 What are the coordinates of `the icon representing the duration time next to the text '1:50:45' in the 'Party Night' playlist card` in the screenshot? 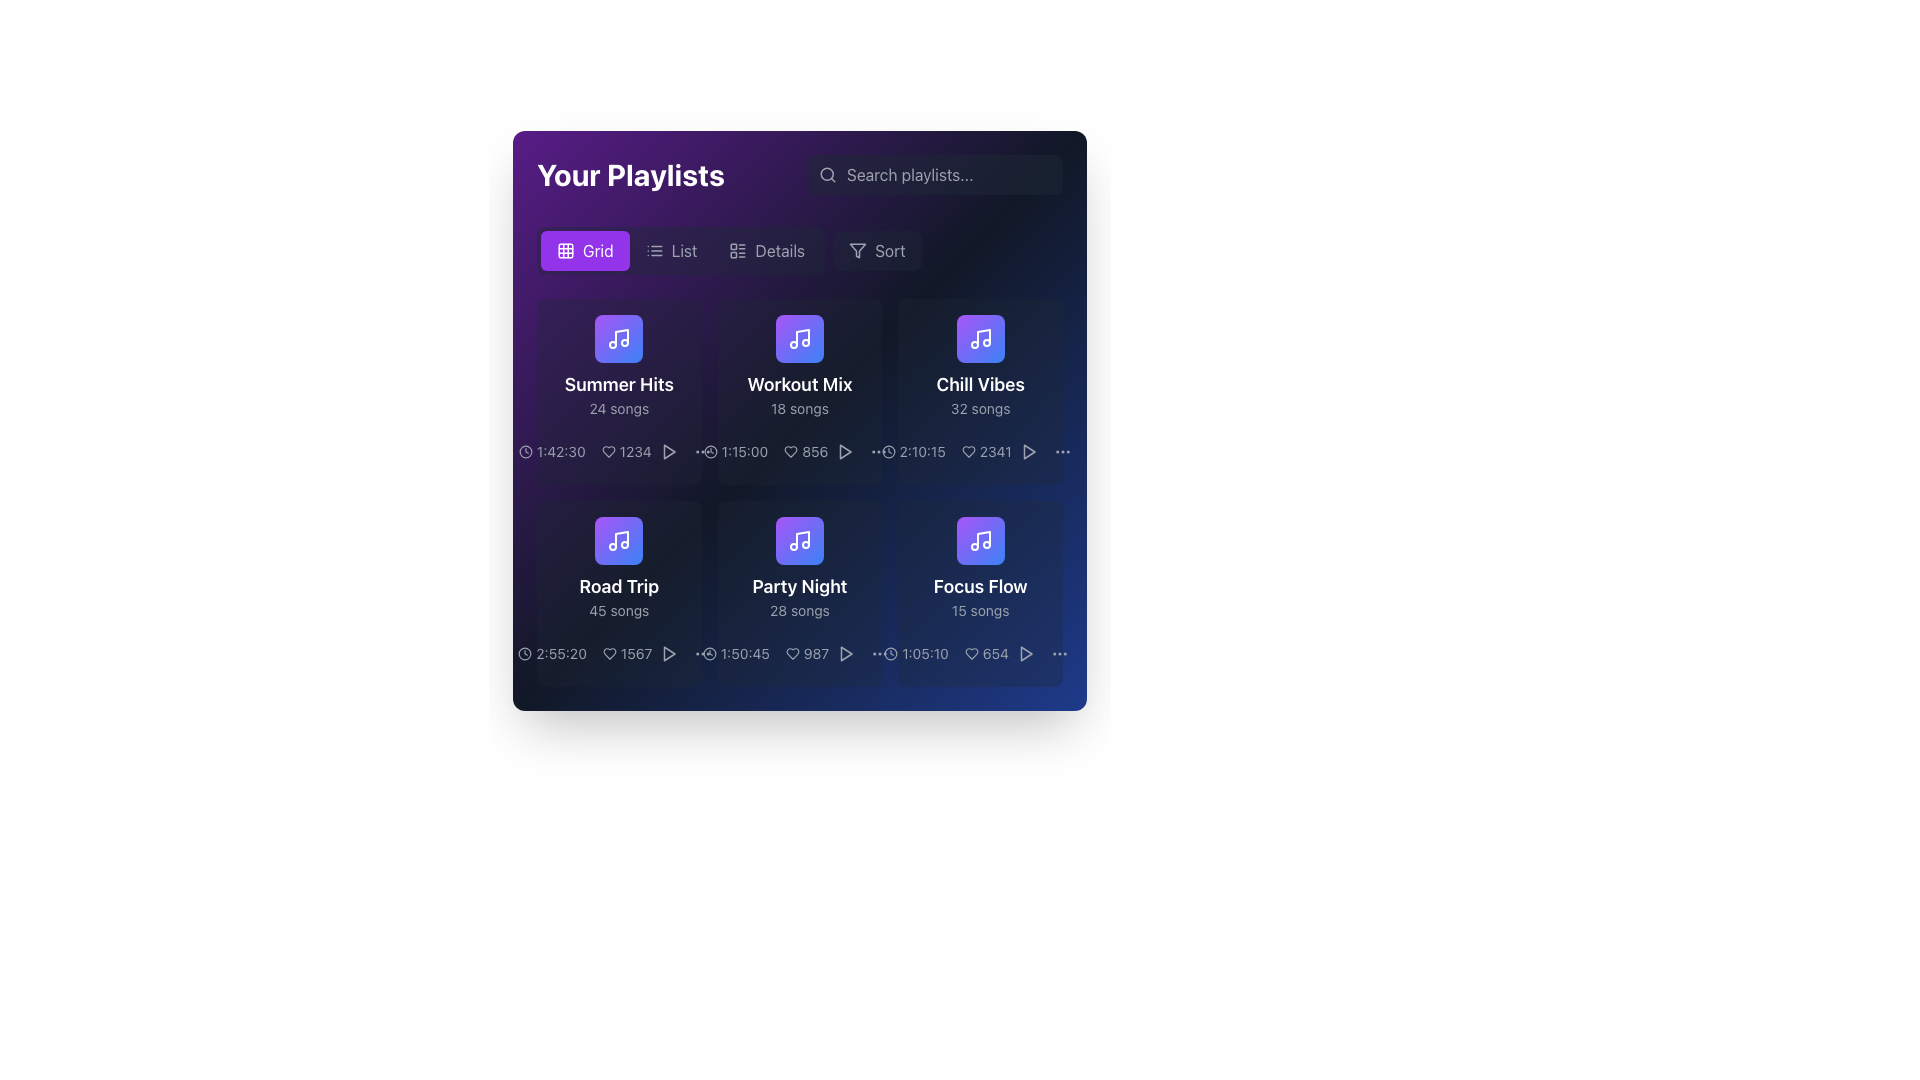 It's located at (709, 654).